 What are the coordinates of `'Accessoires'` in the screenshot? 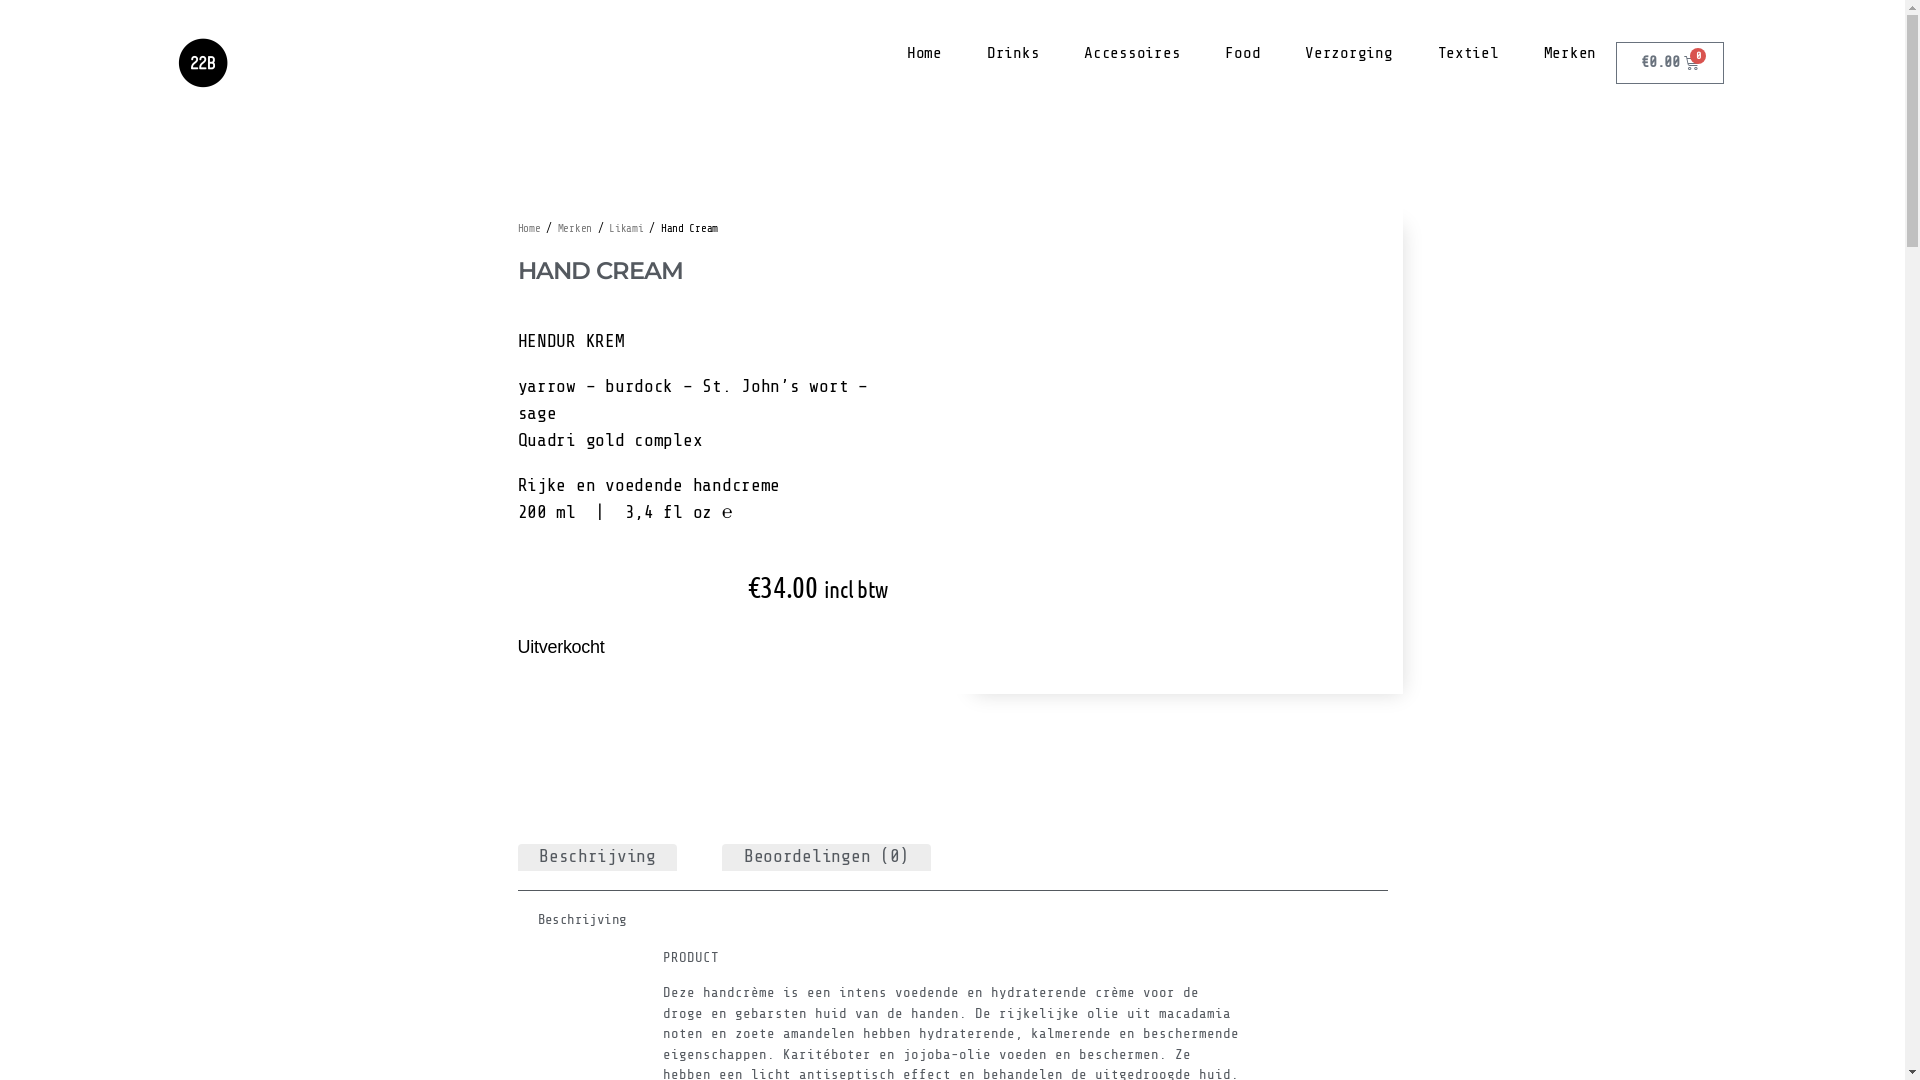 It's located at (1132, 52).